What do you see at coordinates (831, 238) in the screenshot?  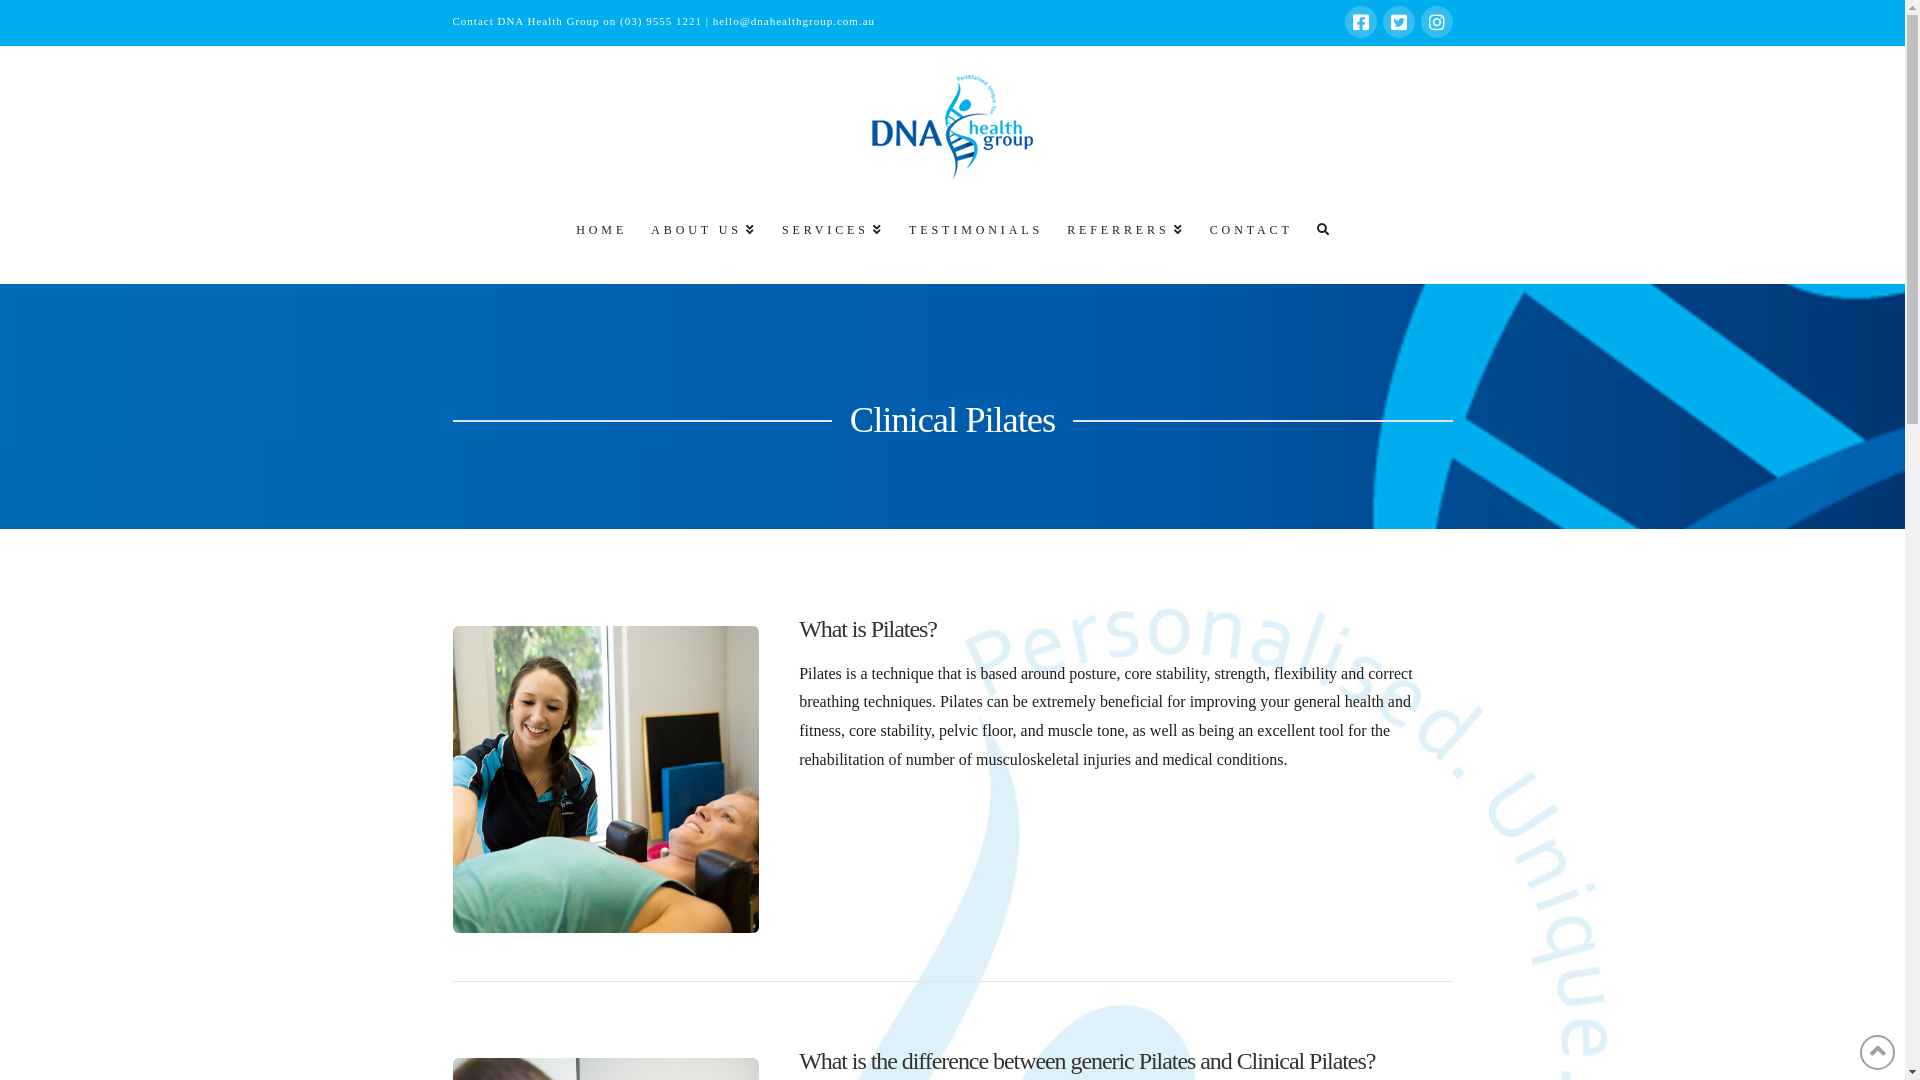 I see `'SERVICES'` at bounding box center [831, 238].